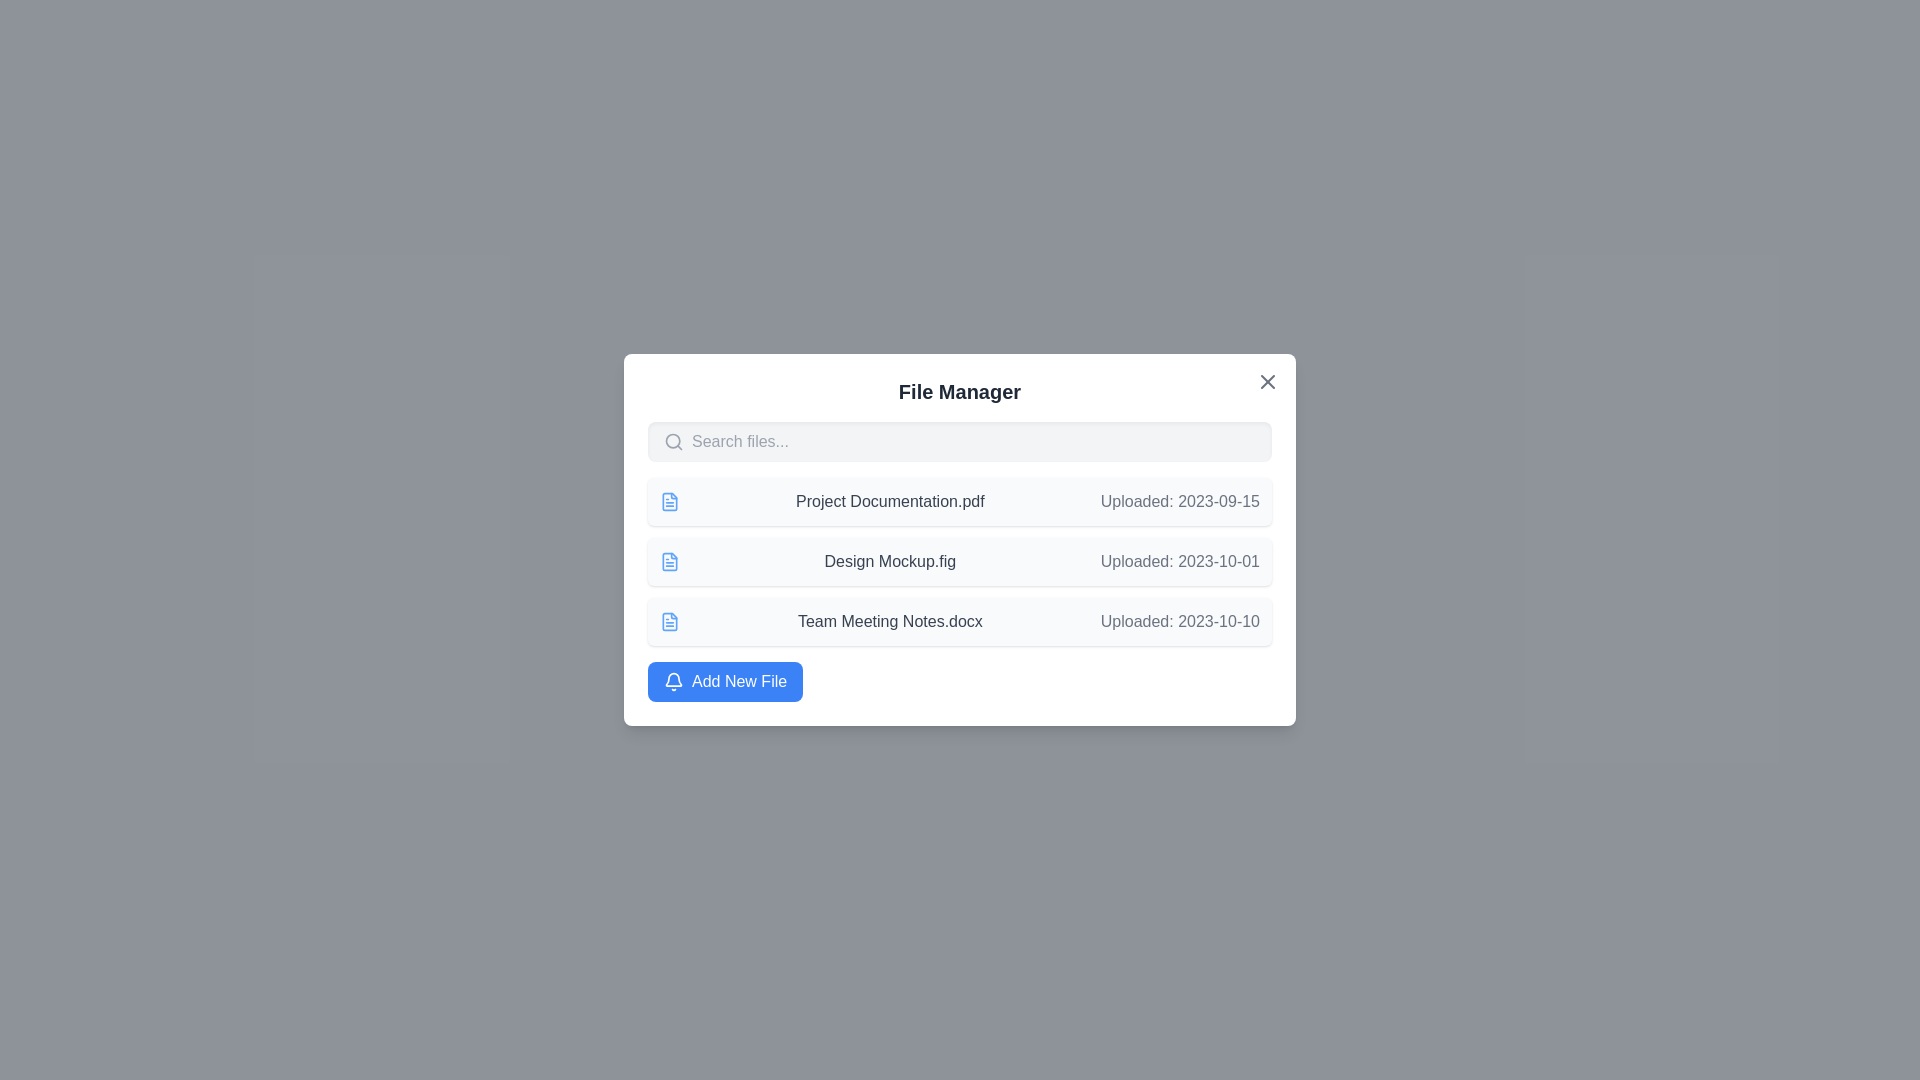 Image resolution: width=1920 pixels, height=1080 pixels. What do you see at coordinates (1180, 500) in the screenshot?
I see `the informational label displaying the text 'Uploaded: 2023-09-15', which is styled in light gray and located to the right of 'Project Documentation.pdf' in the file manager interface` at bounding box center [1180, 500].